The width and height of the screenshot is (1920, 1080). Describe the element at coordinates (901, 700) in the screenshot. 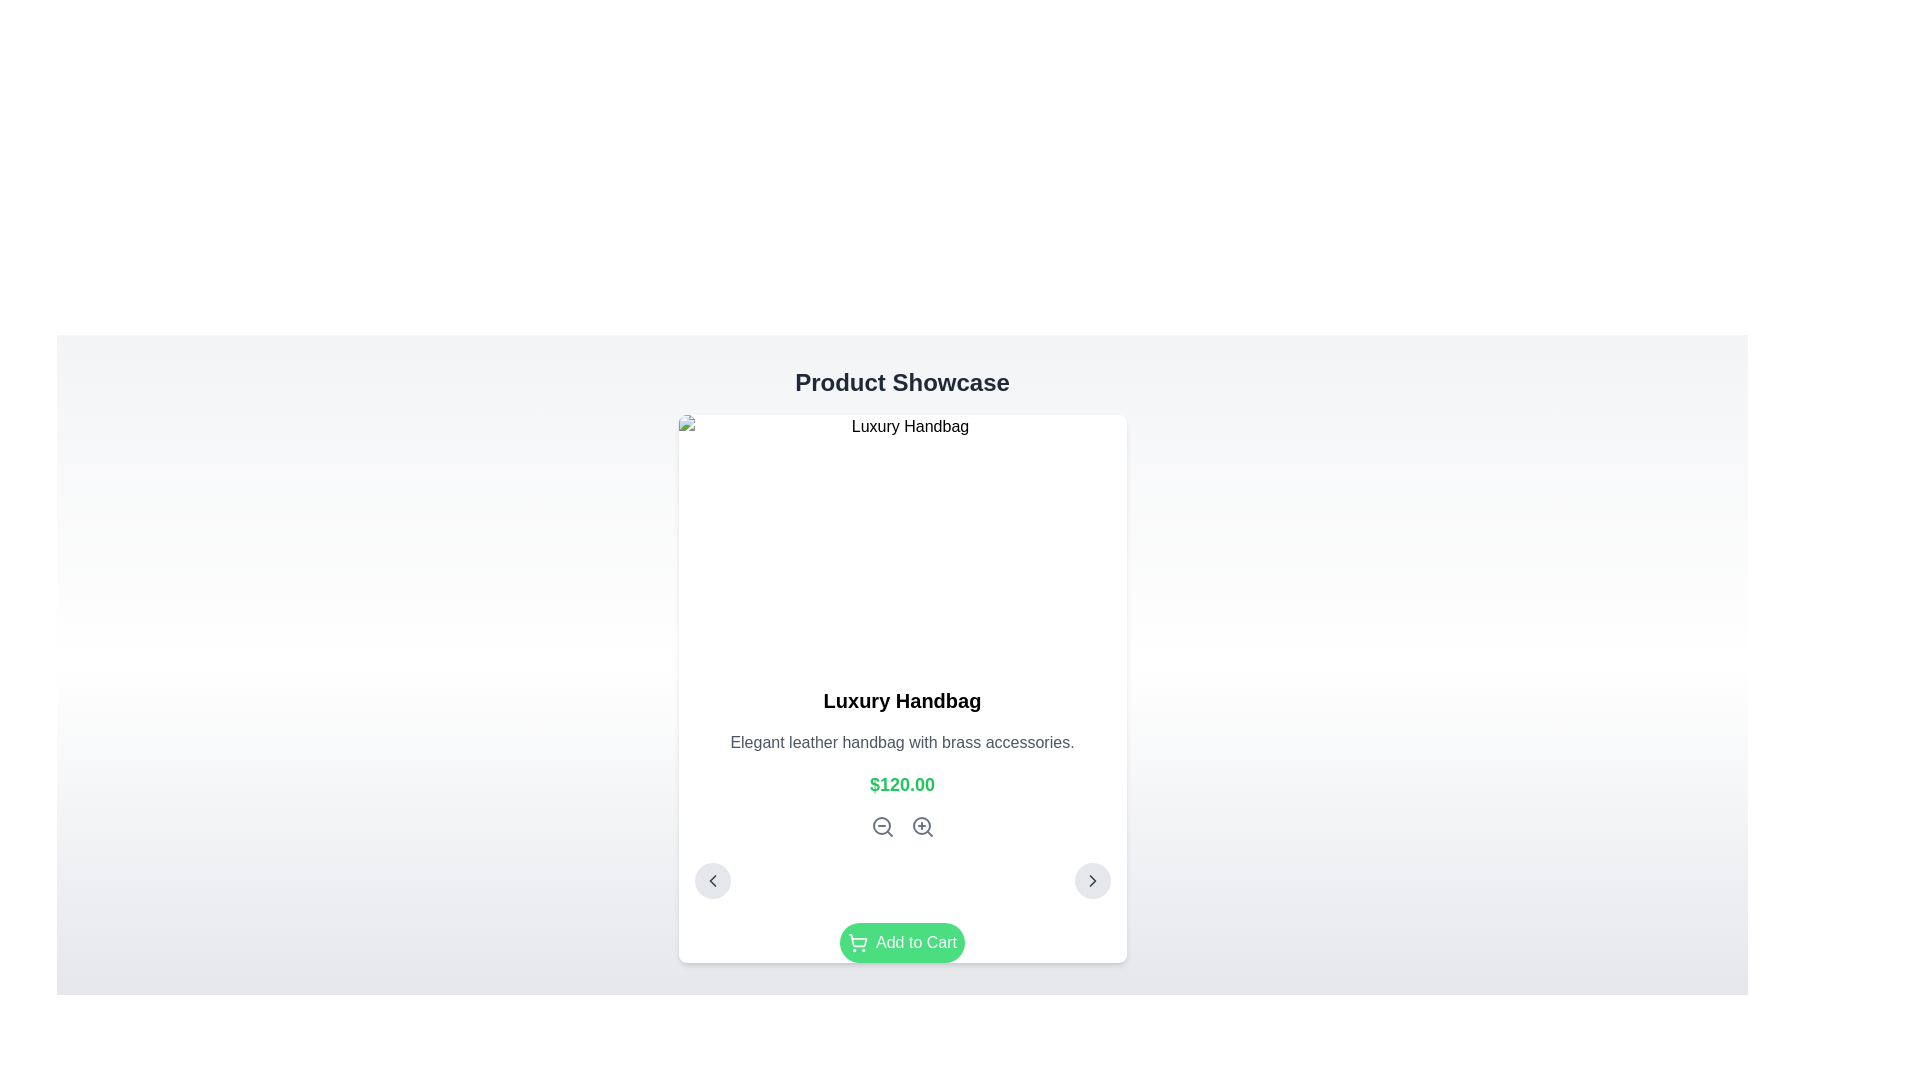

I see `the bold black text label reading 'Luxury Handbag', which is located centrally in the 'Product Showcase' card, above the product description and price` at that location.